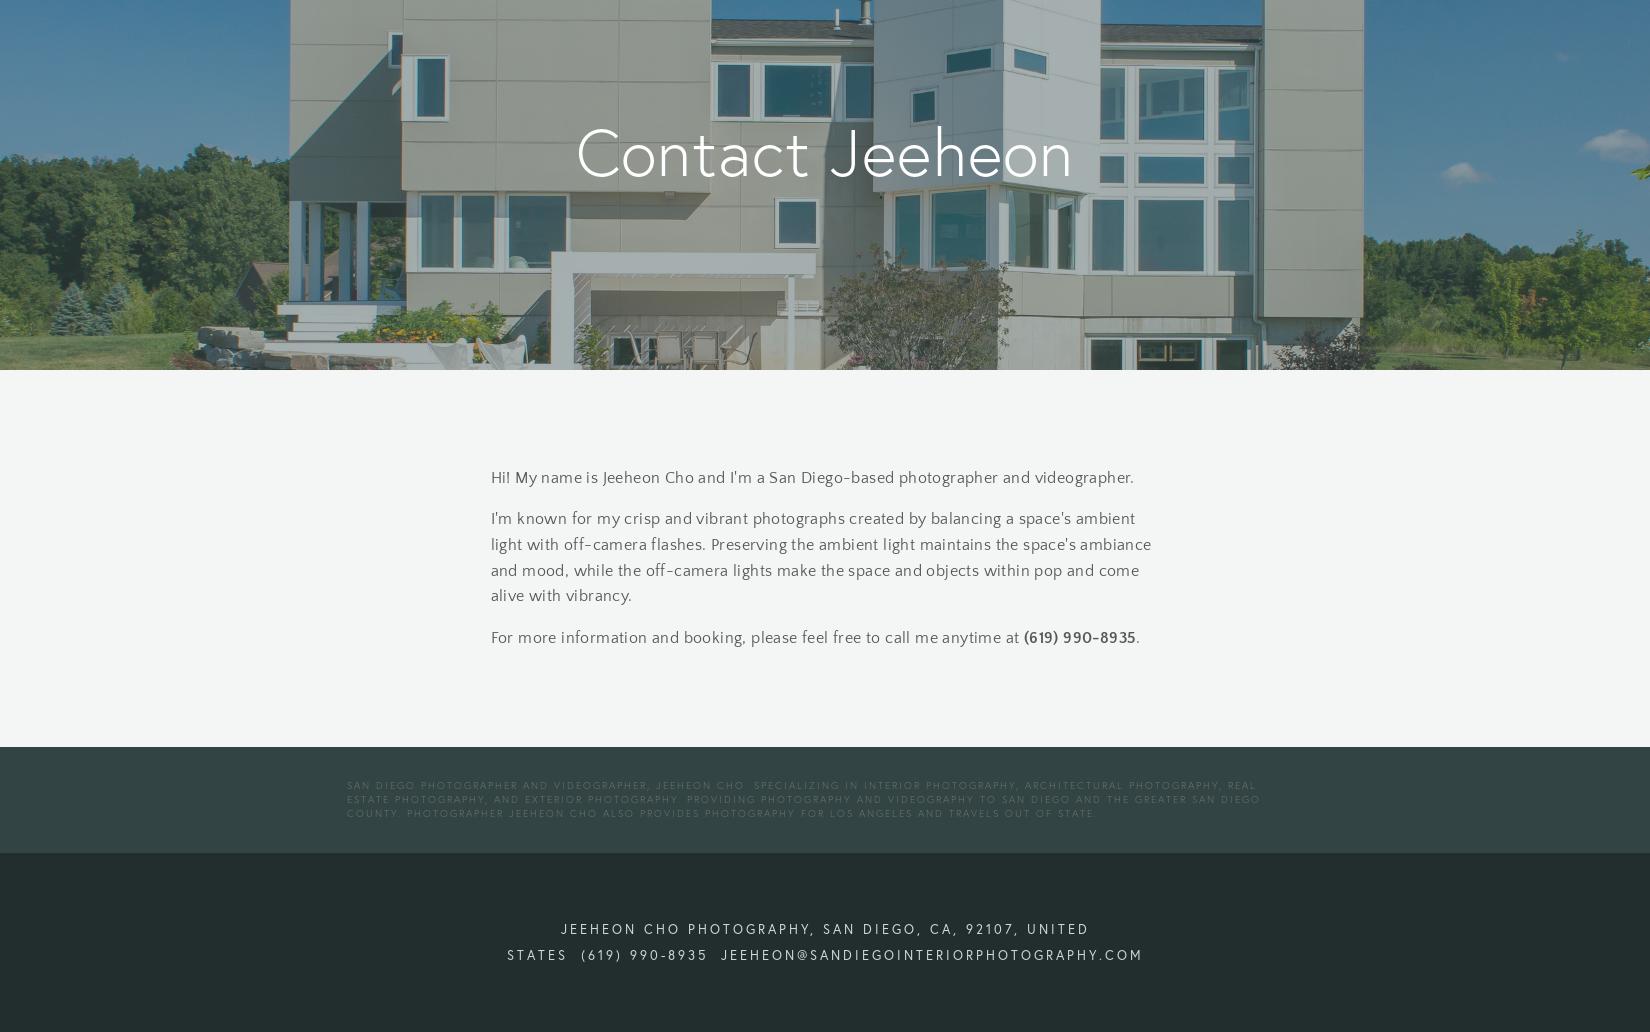 Image resolution: width=1650 pixels, height=1032 pixels. What do you see at coordinates (574, 475) in the screenshot?
I see `'Hi! My name is Jeeheon'` at bounding box center [574, 475].